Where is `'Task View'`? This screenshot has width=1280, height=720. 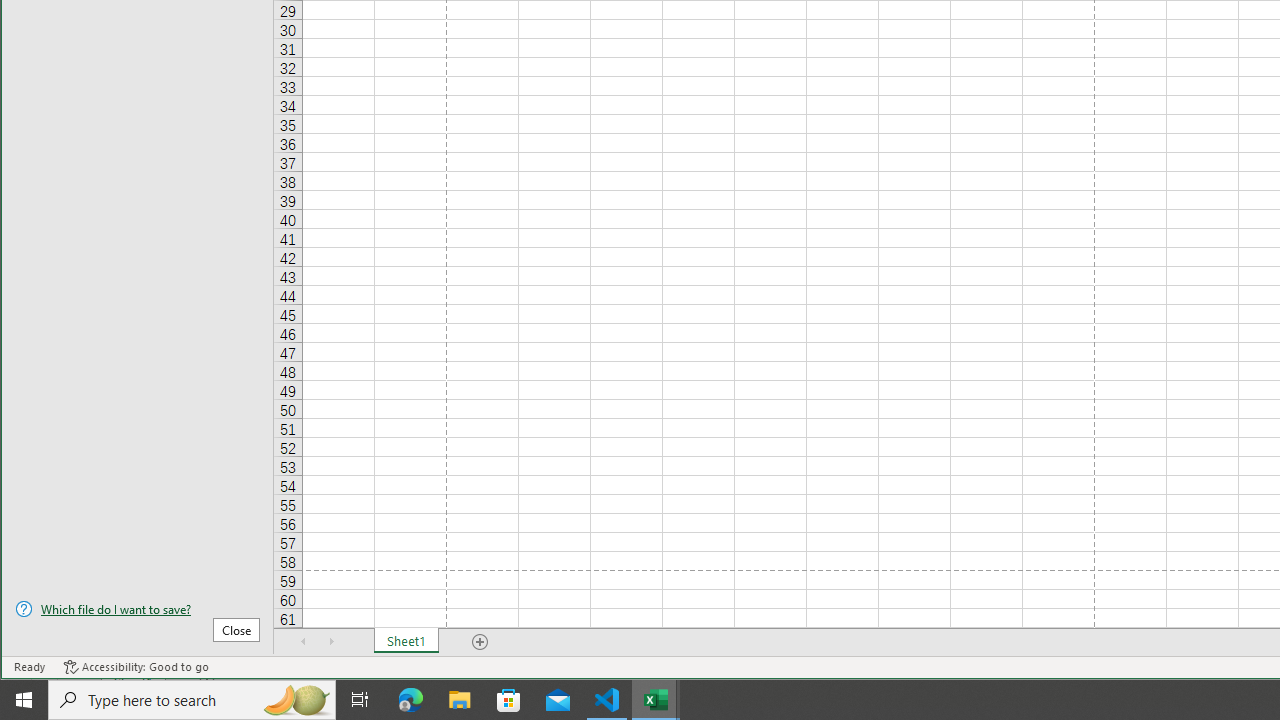 'Task View' is located at coordinates (359, 698).